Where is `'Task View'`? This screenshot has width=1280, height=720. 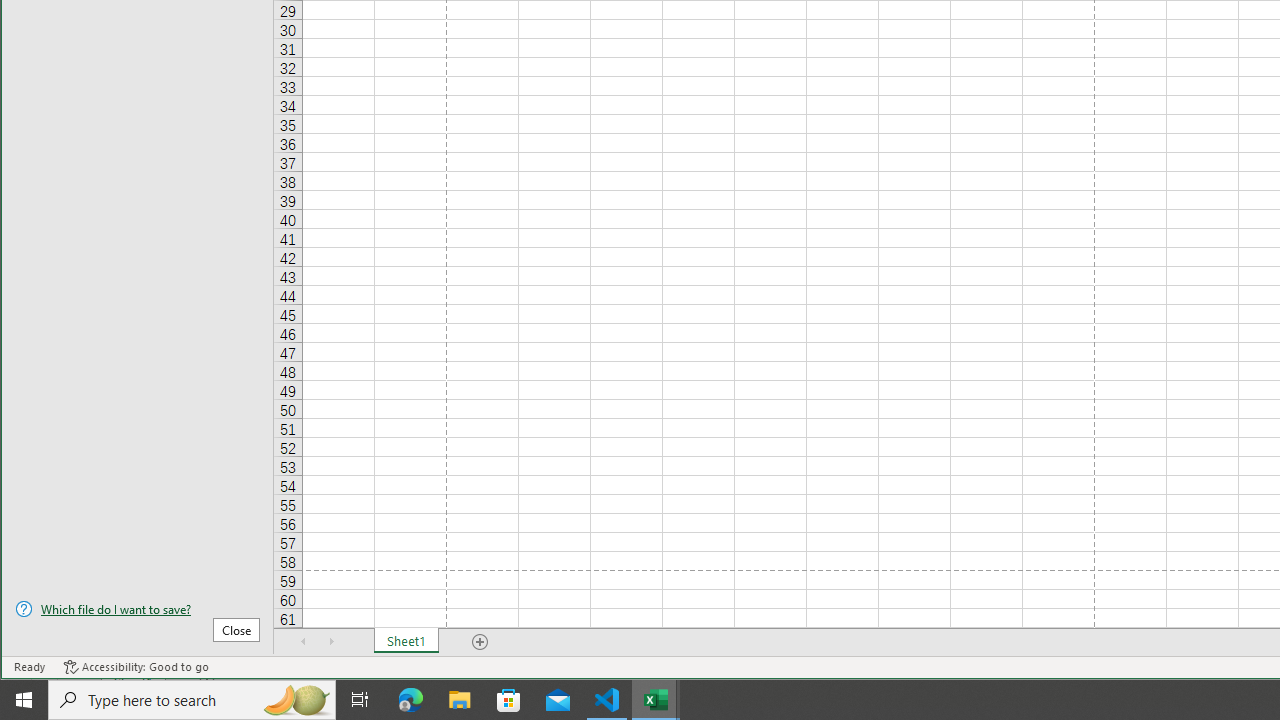 'Task View' is located at coordinates (359, 698).